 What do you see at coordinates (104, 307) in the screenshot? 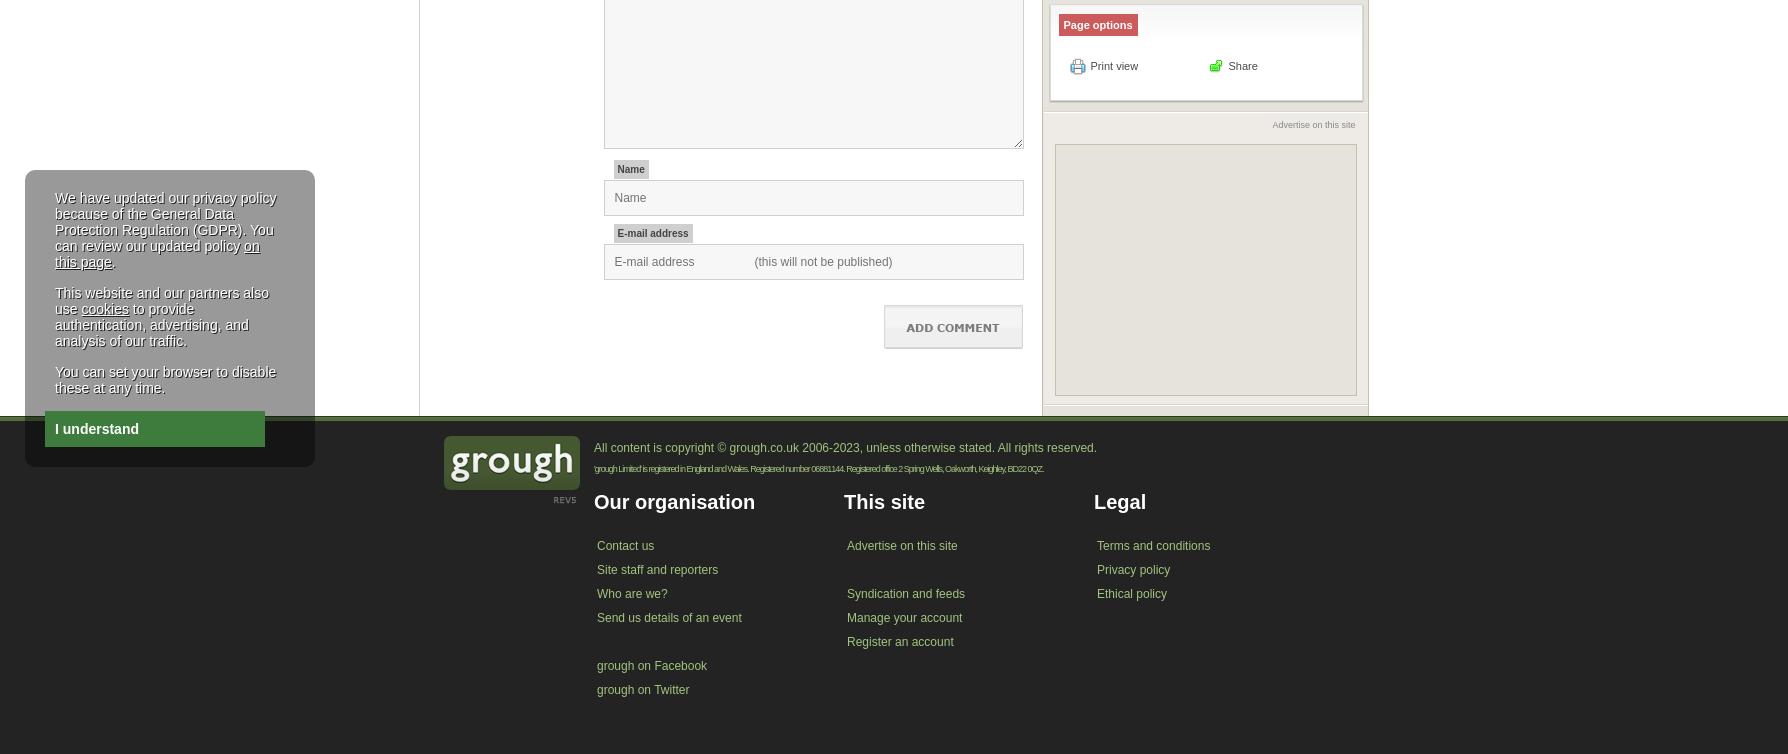
I see `'cookies'` at bounding box center [104, 307].